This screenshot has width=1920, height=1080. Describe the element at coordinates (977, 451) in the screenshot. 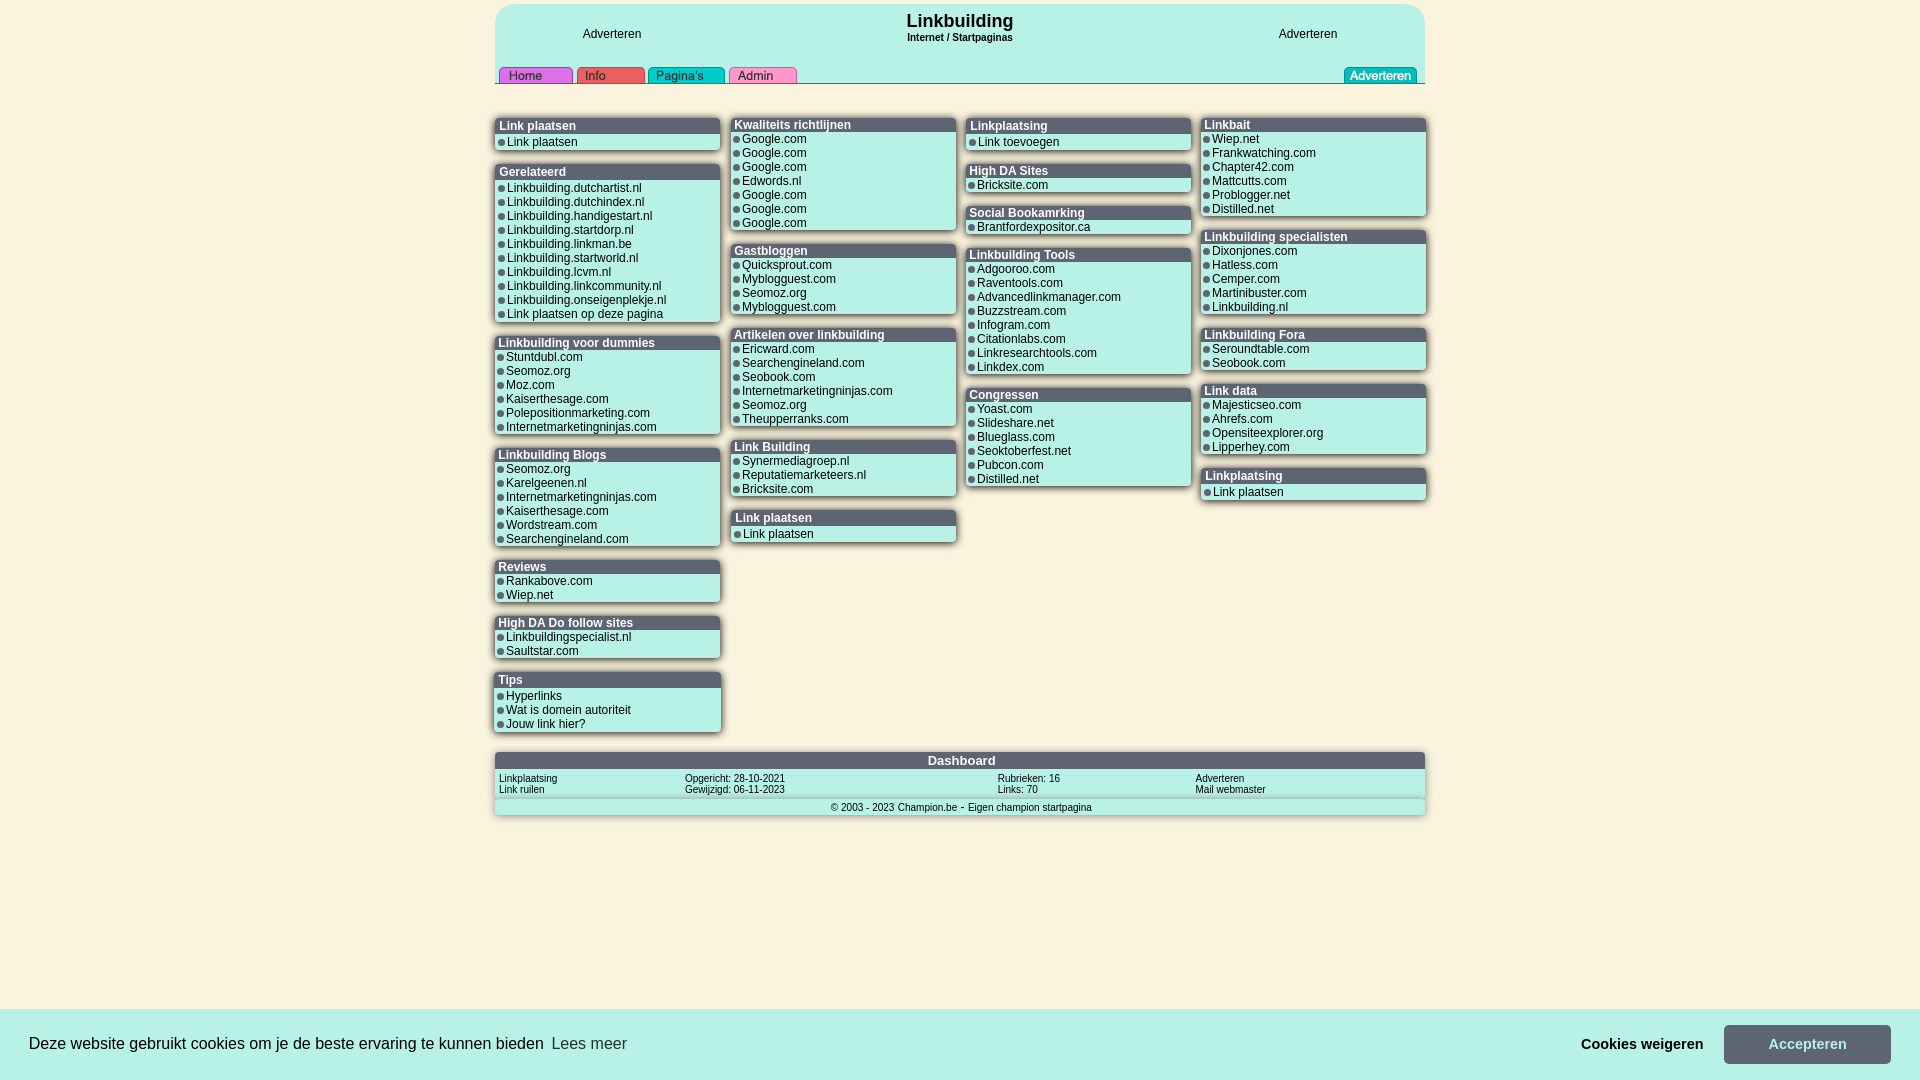

I see `'Seoktoberfest.net'` at that location.